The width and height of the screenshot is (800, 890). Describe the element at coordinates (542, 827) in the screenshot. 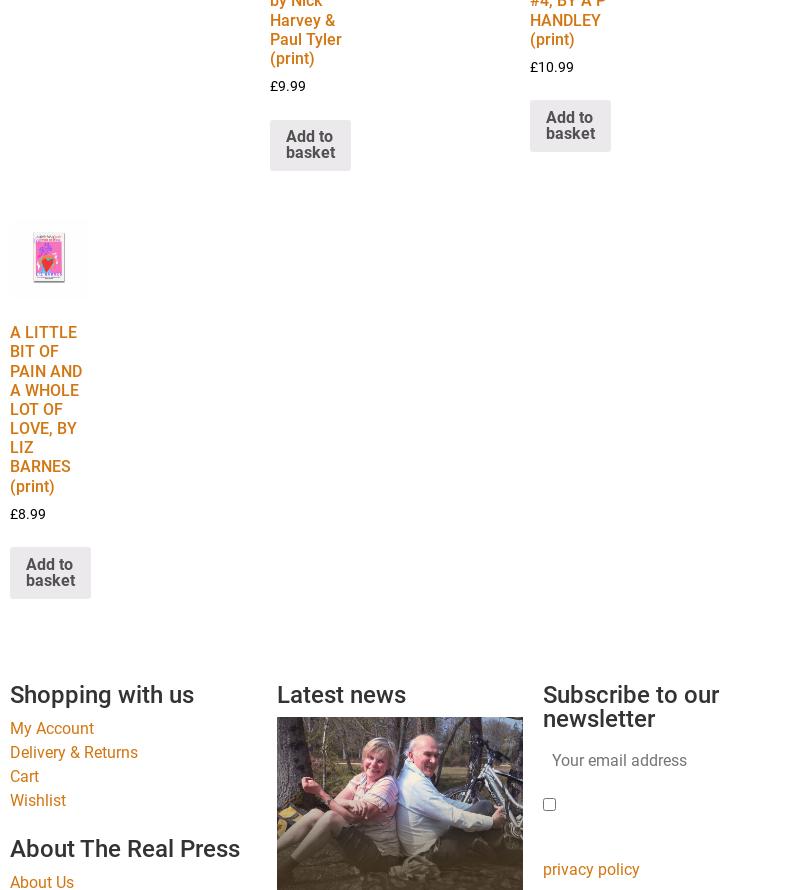

I see `'Please tick this box to confirm your request for newsletter subscription. This is to comply with GDPR regulations – view our'` at that location.